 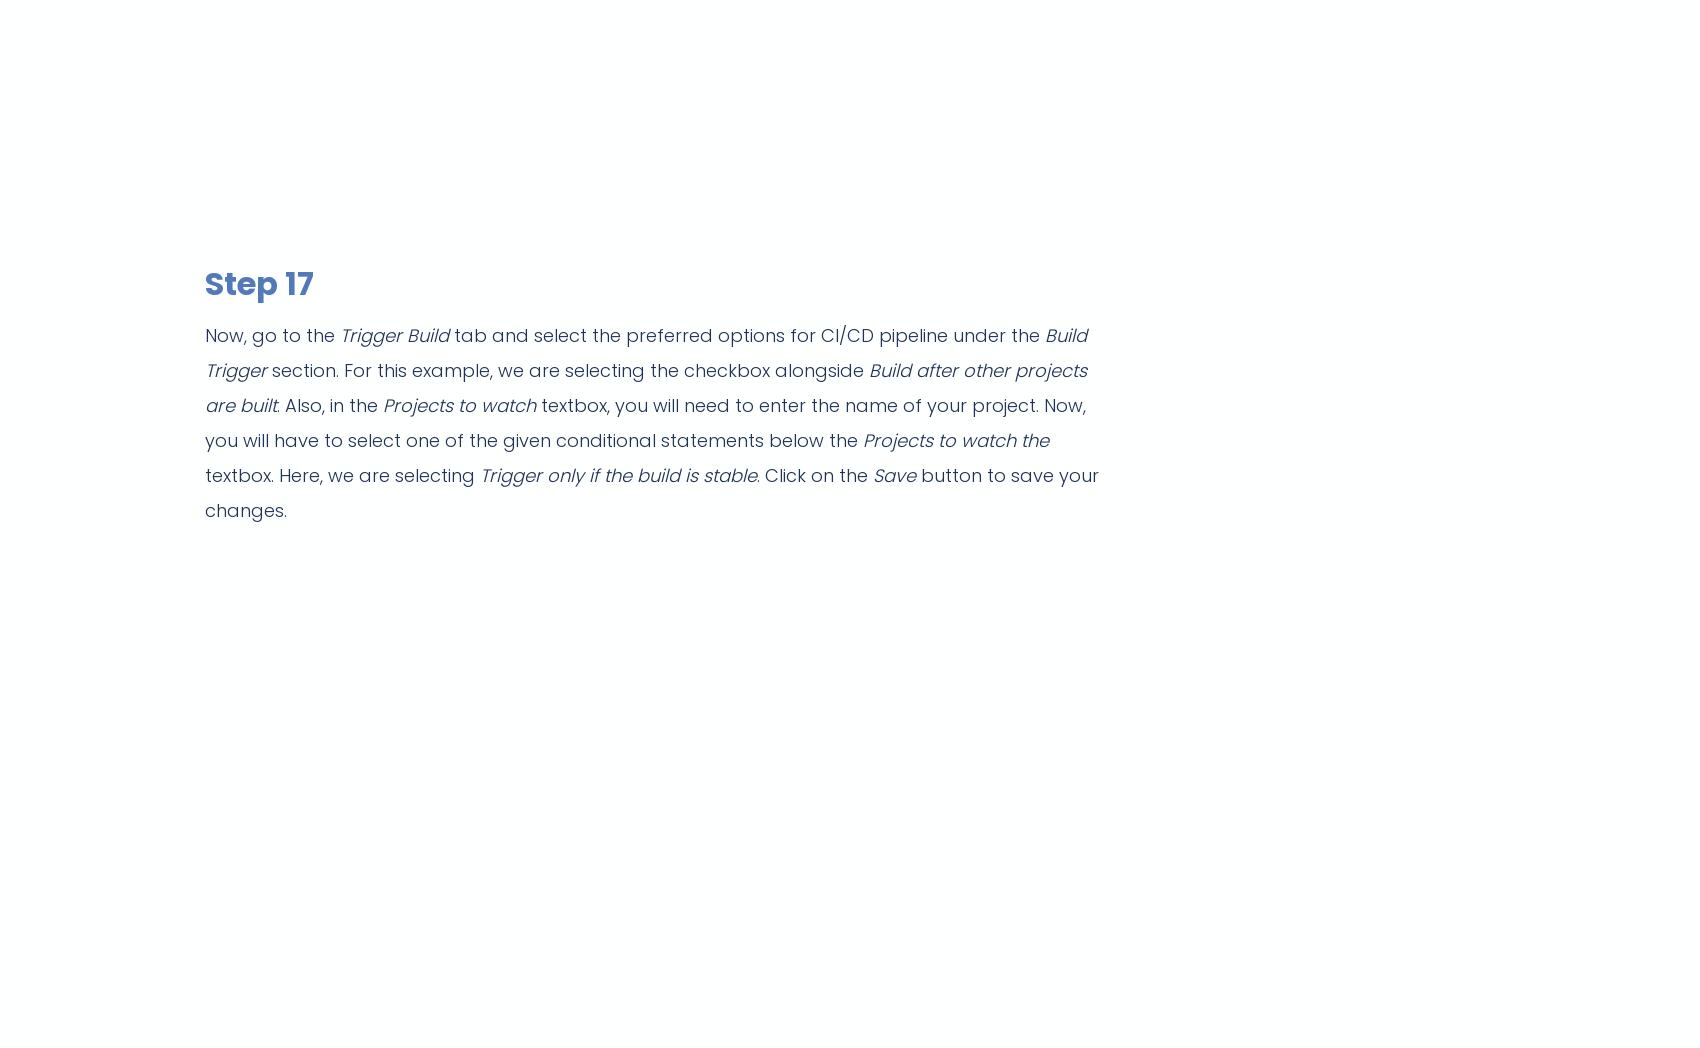 I want to click on 'textbox, you will need to enter the name of your project. Now, you will have to select one of the given conditional statements below the', so click(x=645, y=422).